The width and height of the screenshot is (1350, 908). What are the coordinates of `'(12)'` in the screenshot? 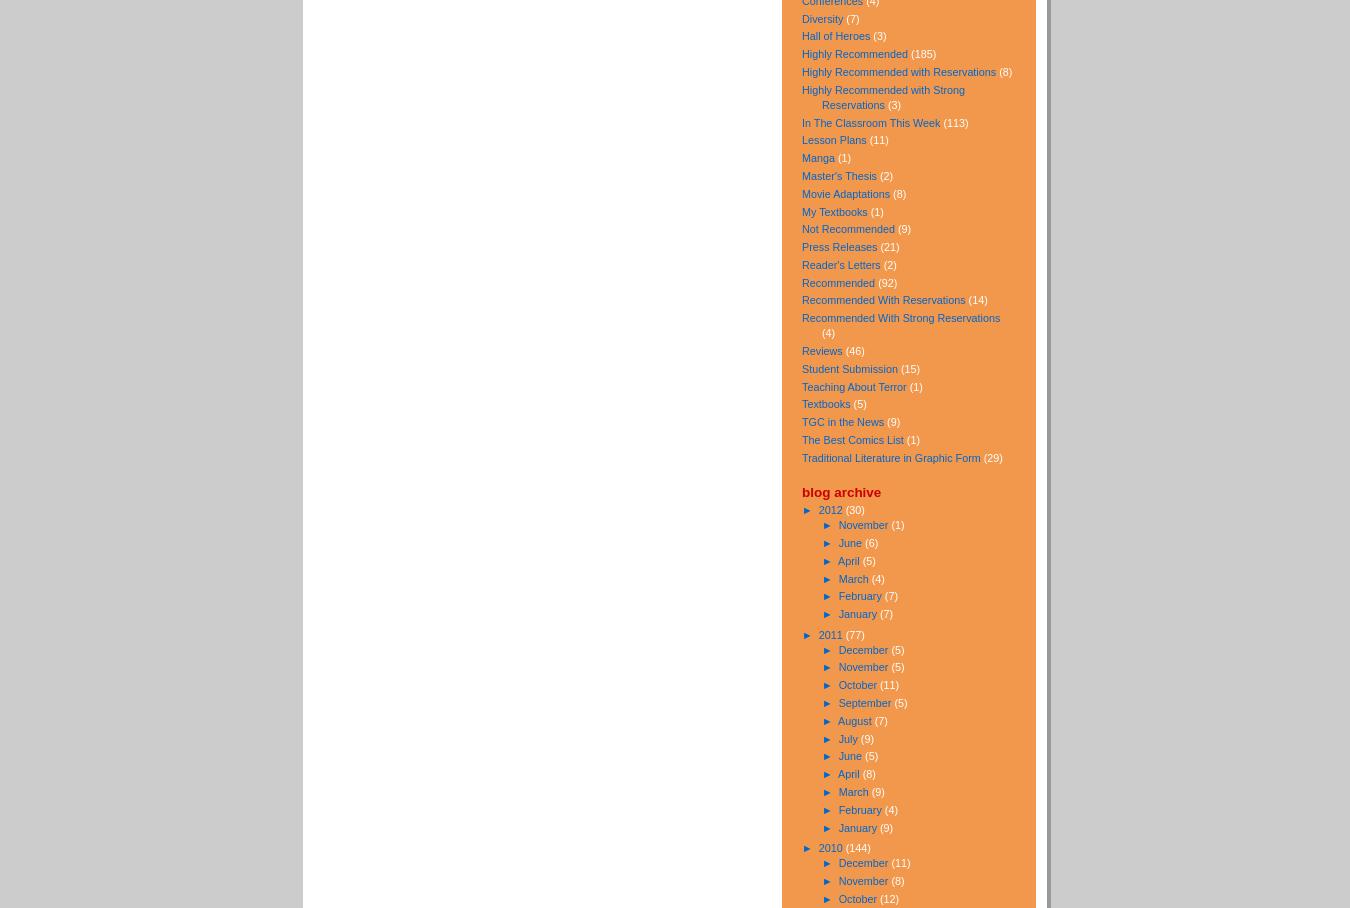 It's located at (889, 898).